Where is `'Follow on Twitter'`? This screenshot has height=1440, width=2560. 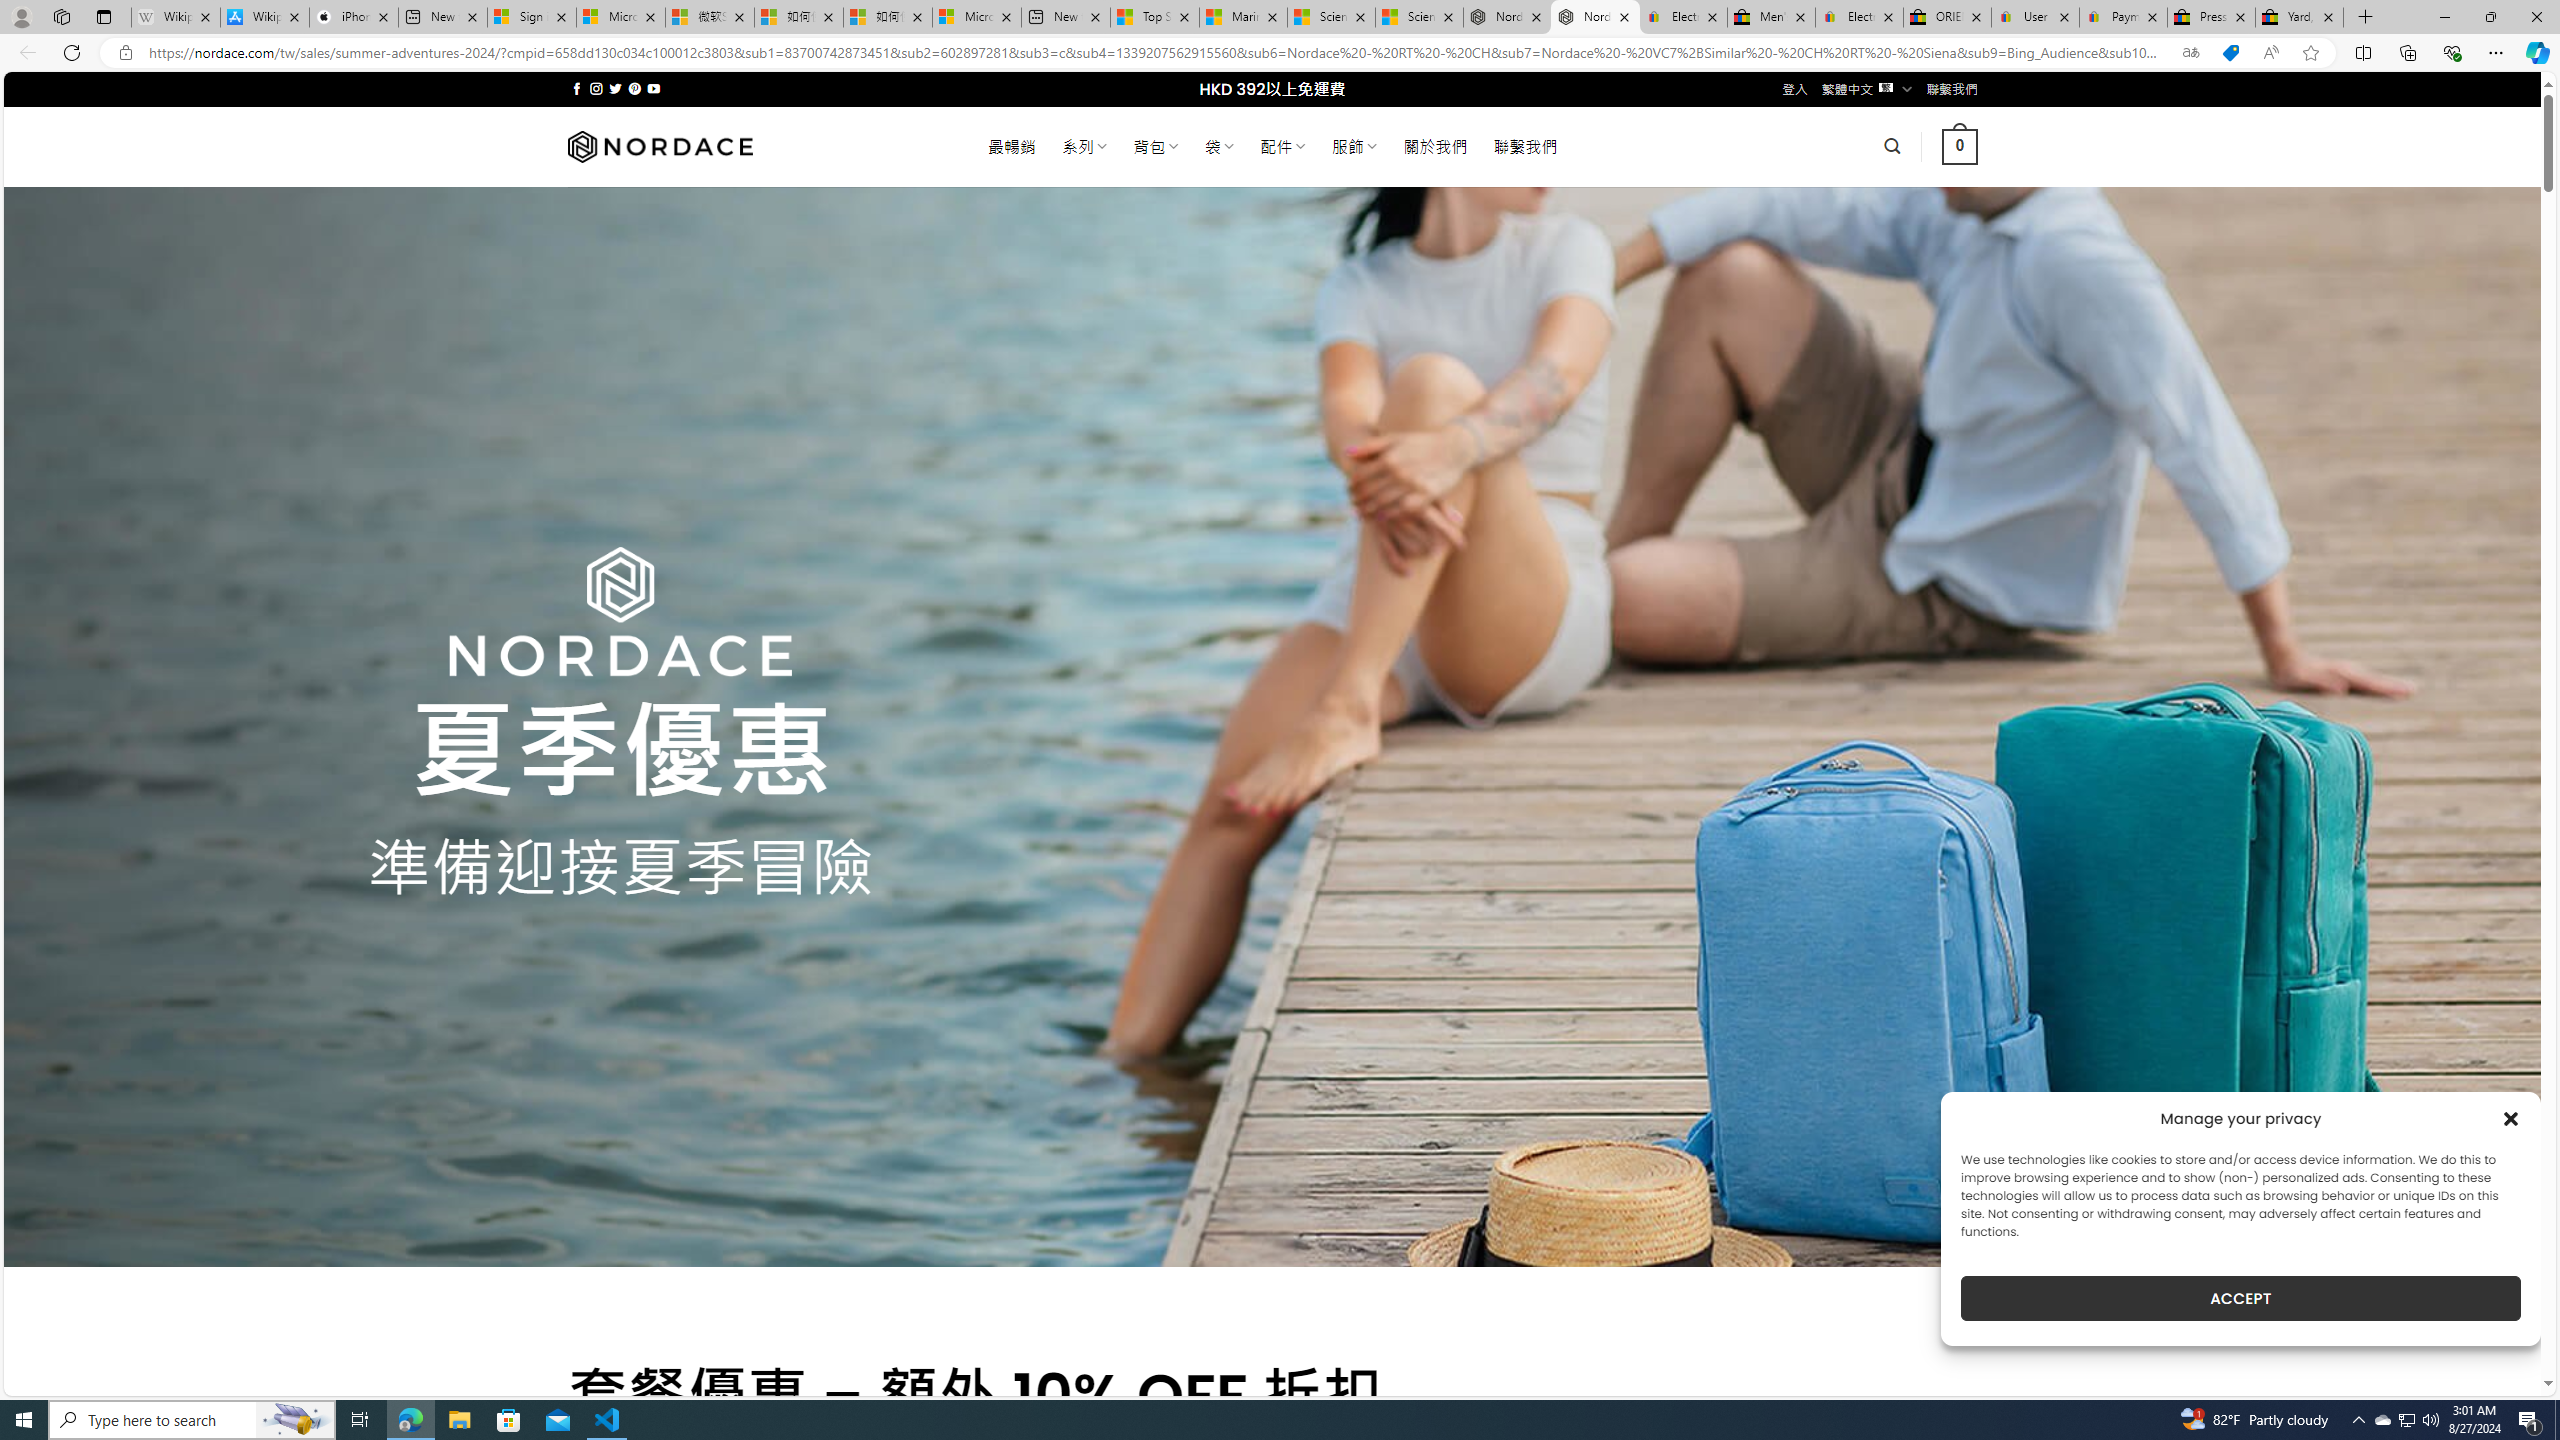
'Follow on Twitter' is located at coordinates (615, 88).